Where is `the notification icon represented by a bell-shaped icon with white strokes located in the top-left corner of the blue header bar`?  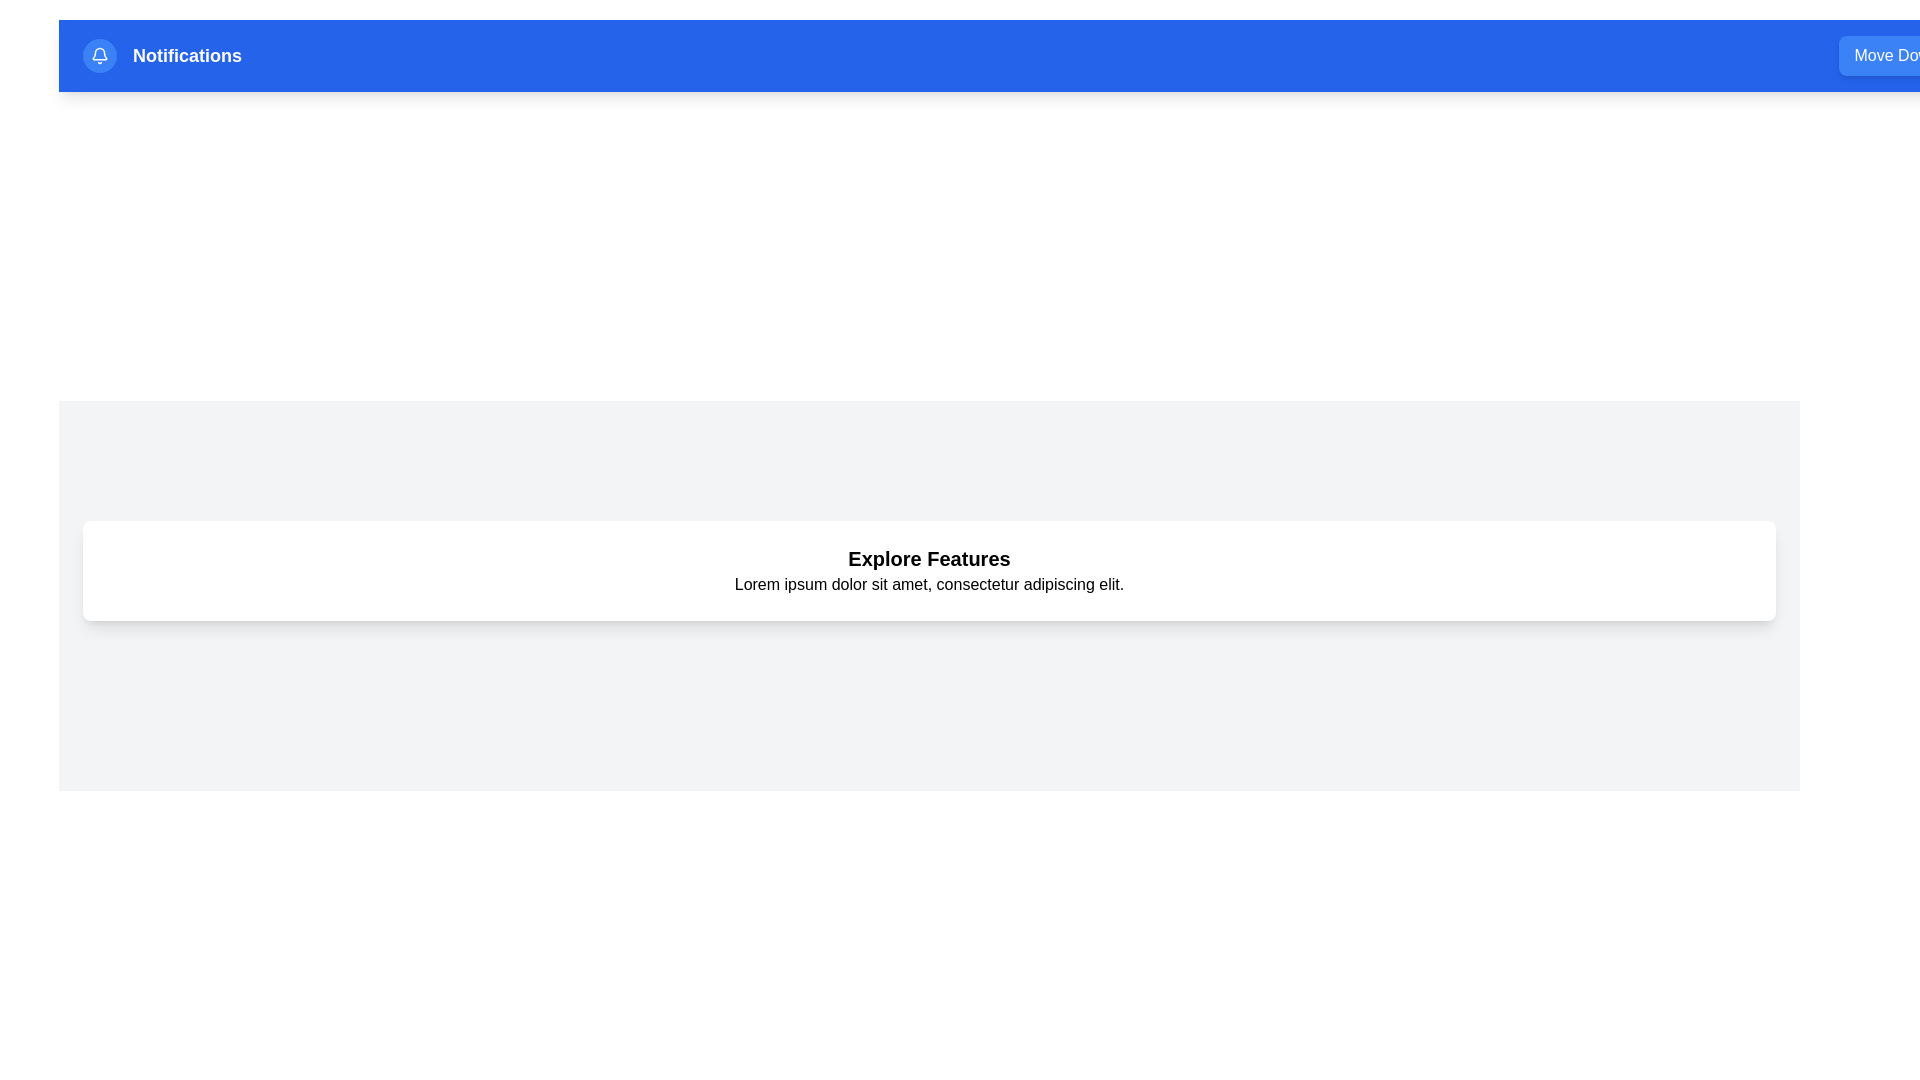 the notification icon represented by a bell-shaped icon with white strokes located in the top-left corner of the blue header bar is located at coordinates (99, 53).